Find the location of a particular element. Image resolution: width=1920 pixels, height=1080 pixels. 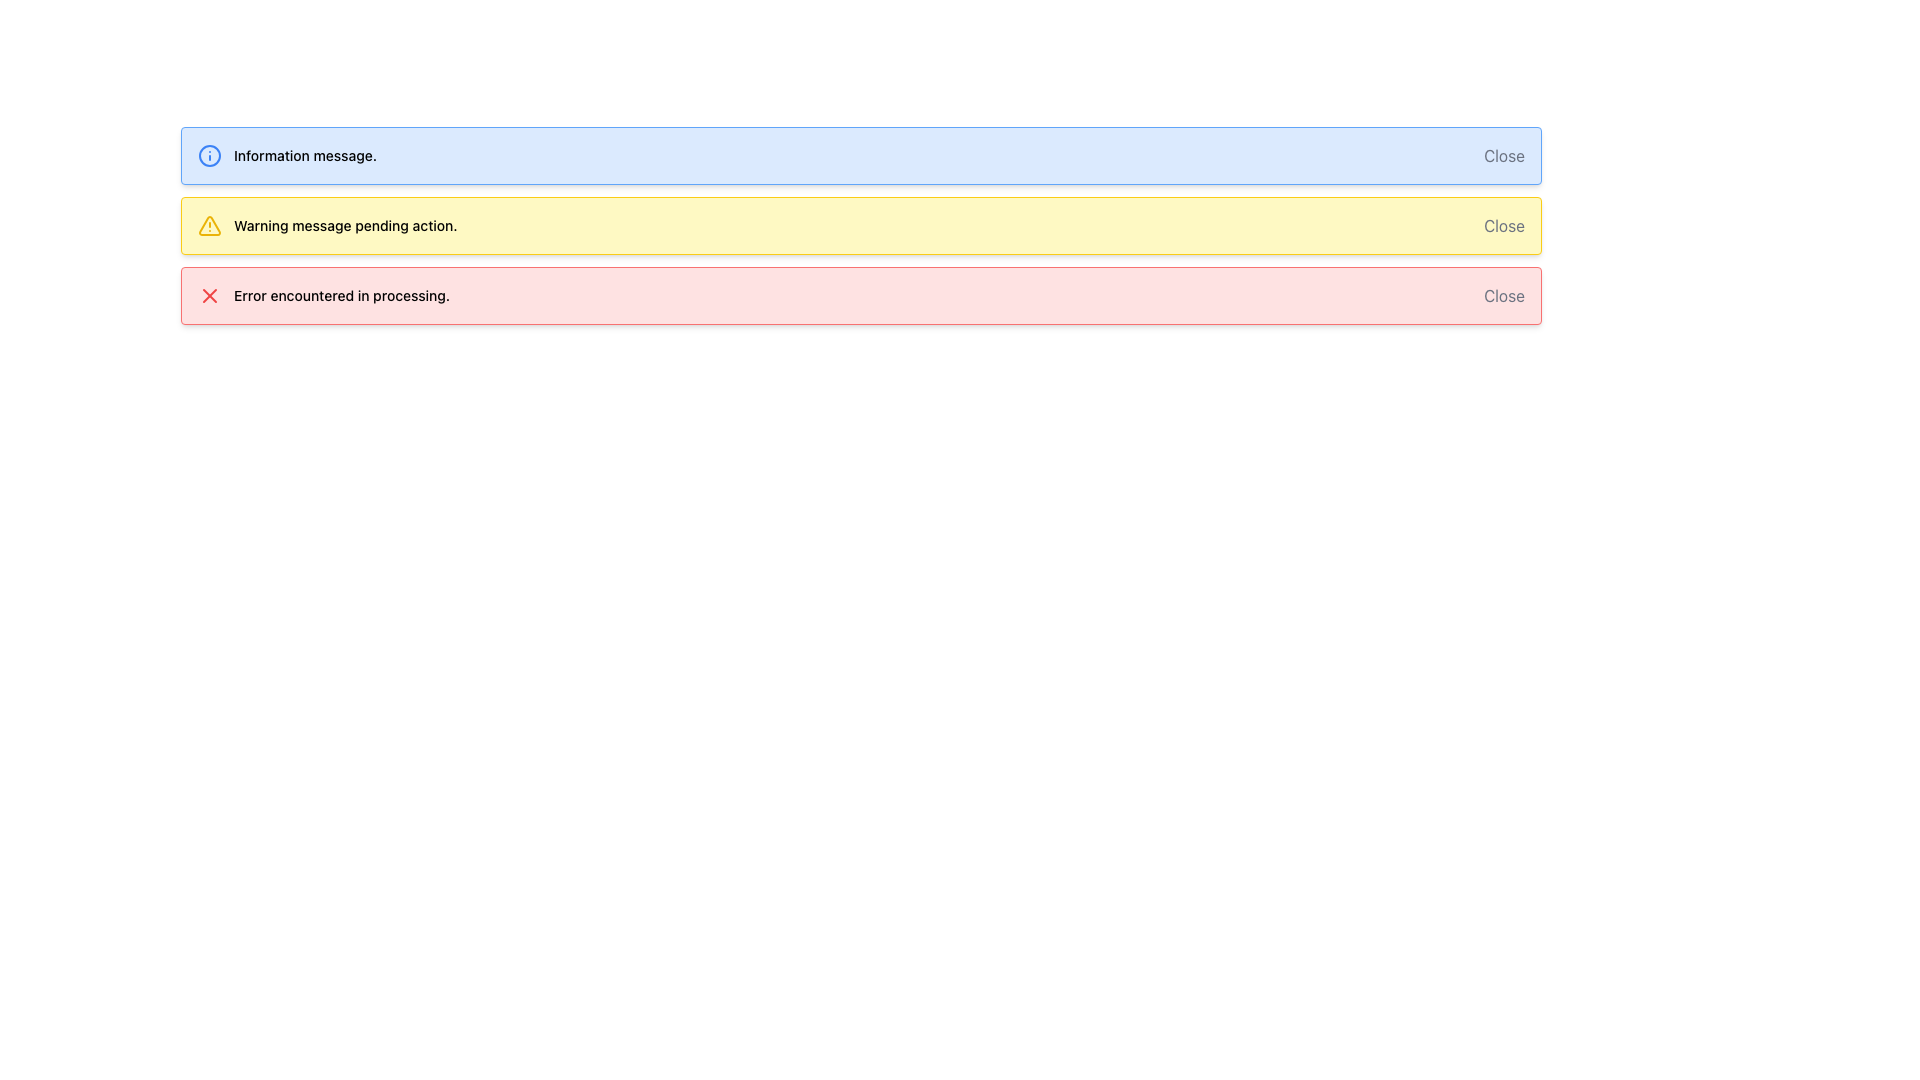

the warning message labeled 'Warning message pending action.' that is styled in a yellow rectangle and positioned between a caution icon and a 'Close' button is located at coordinates (345, 225).